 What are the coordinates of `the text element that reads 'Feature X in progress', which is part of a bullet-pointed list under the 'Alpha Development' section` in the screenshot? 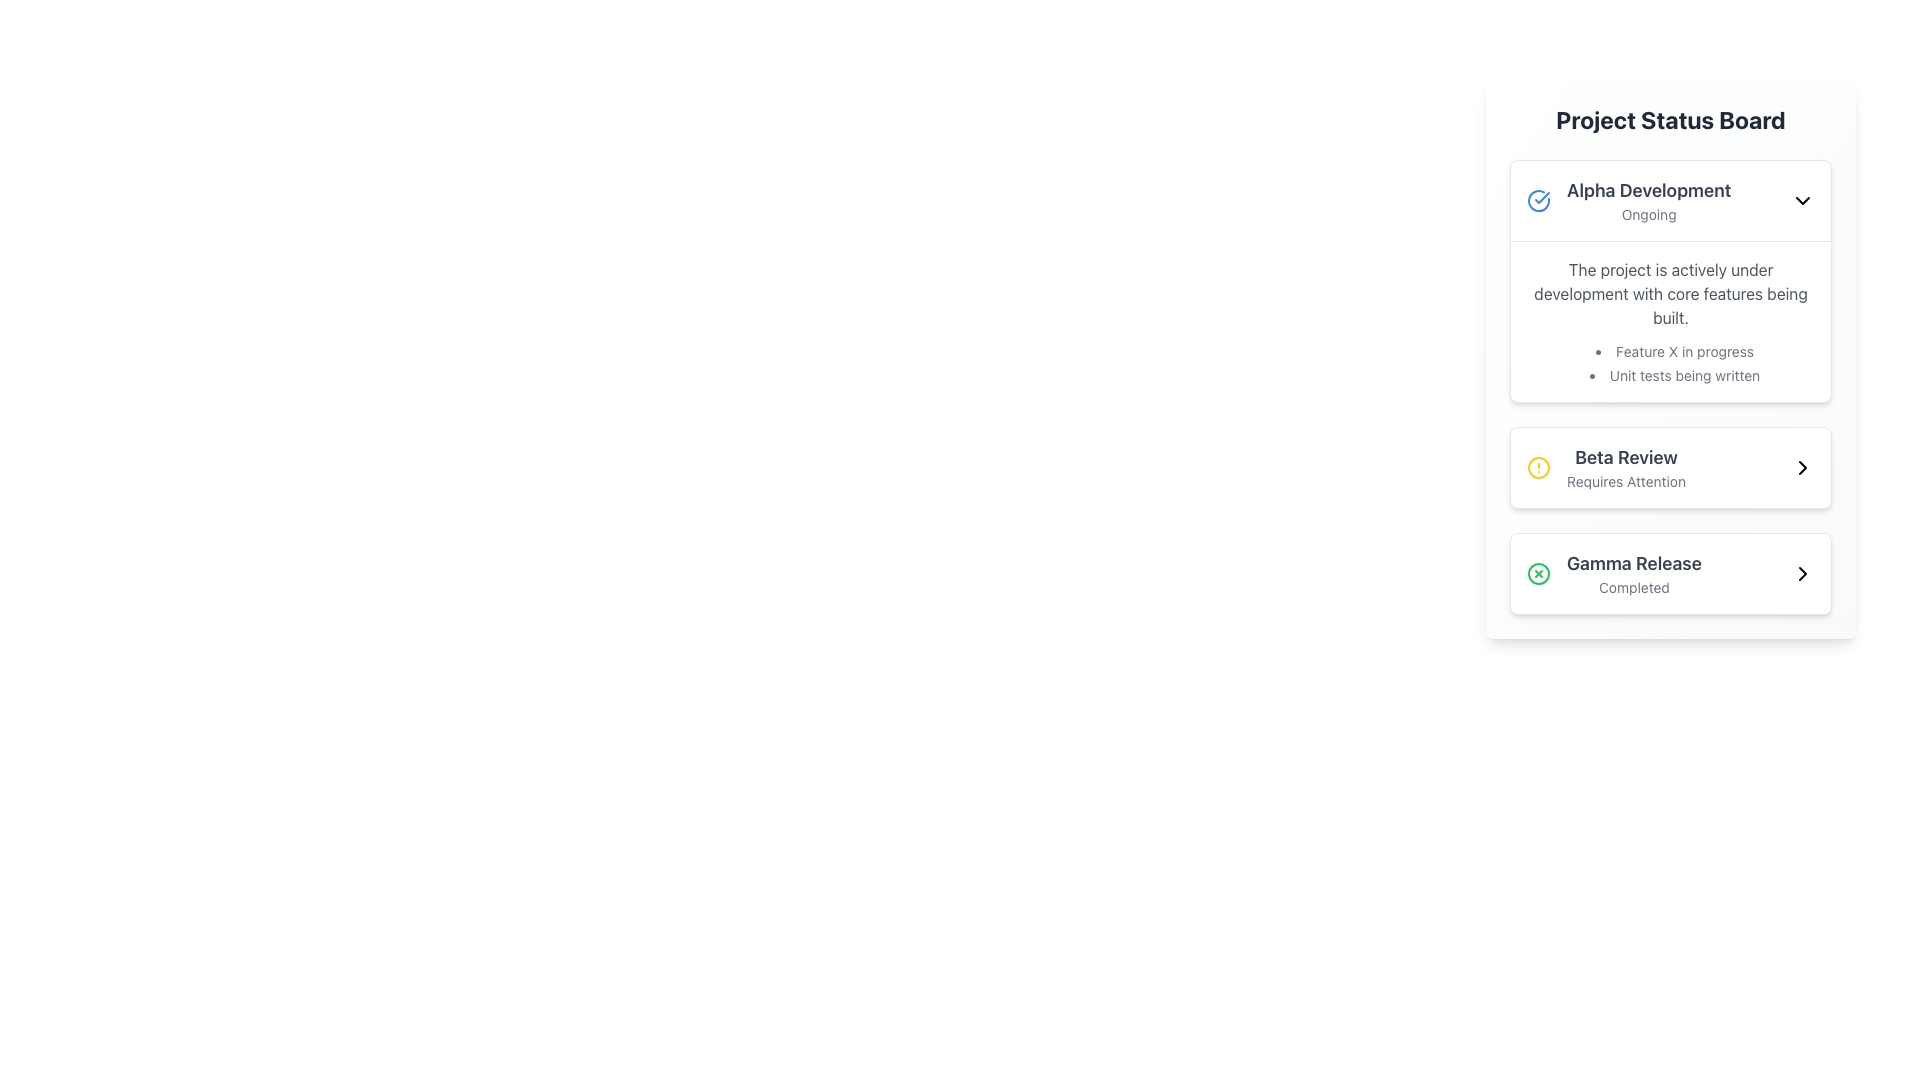 It's located at (1675, 350).